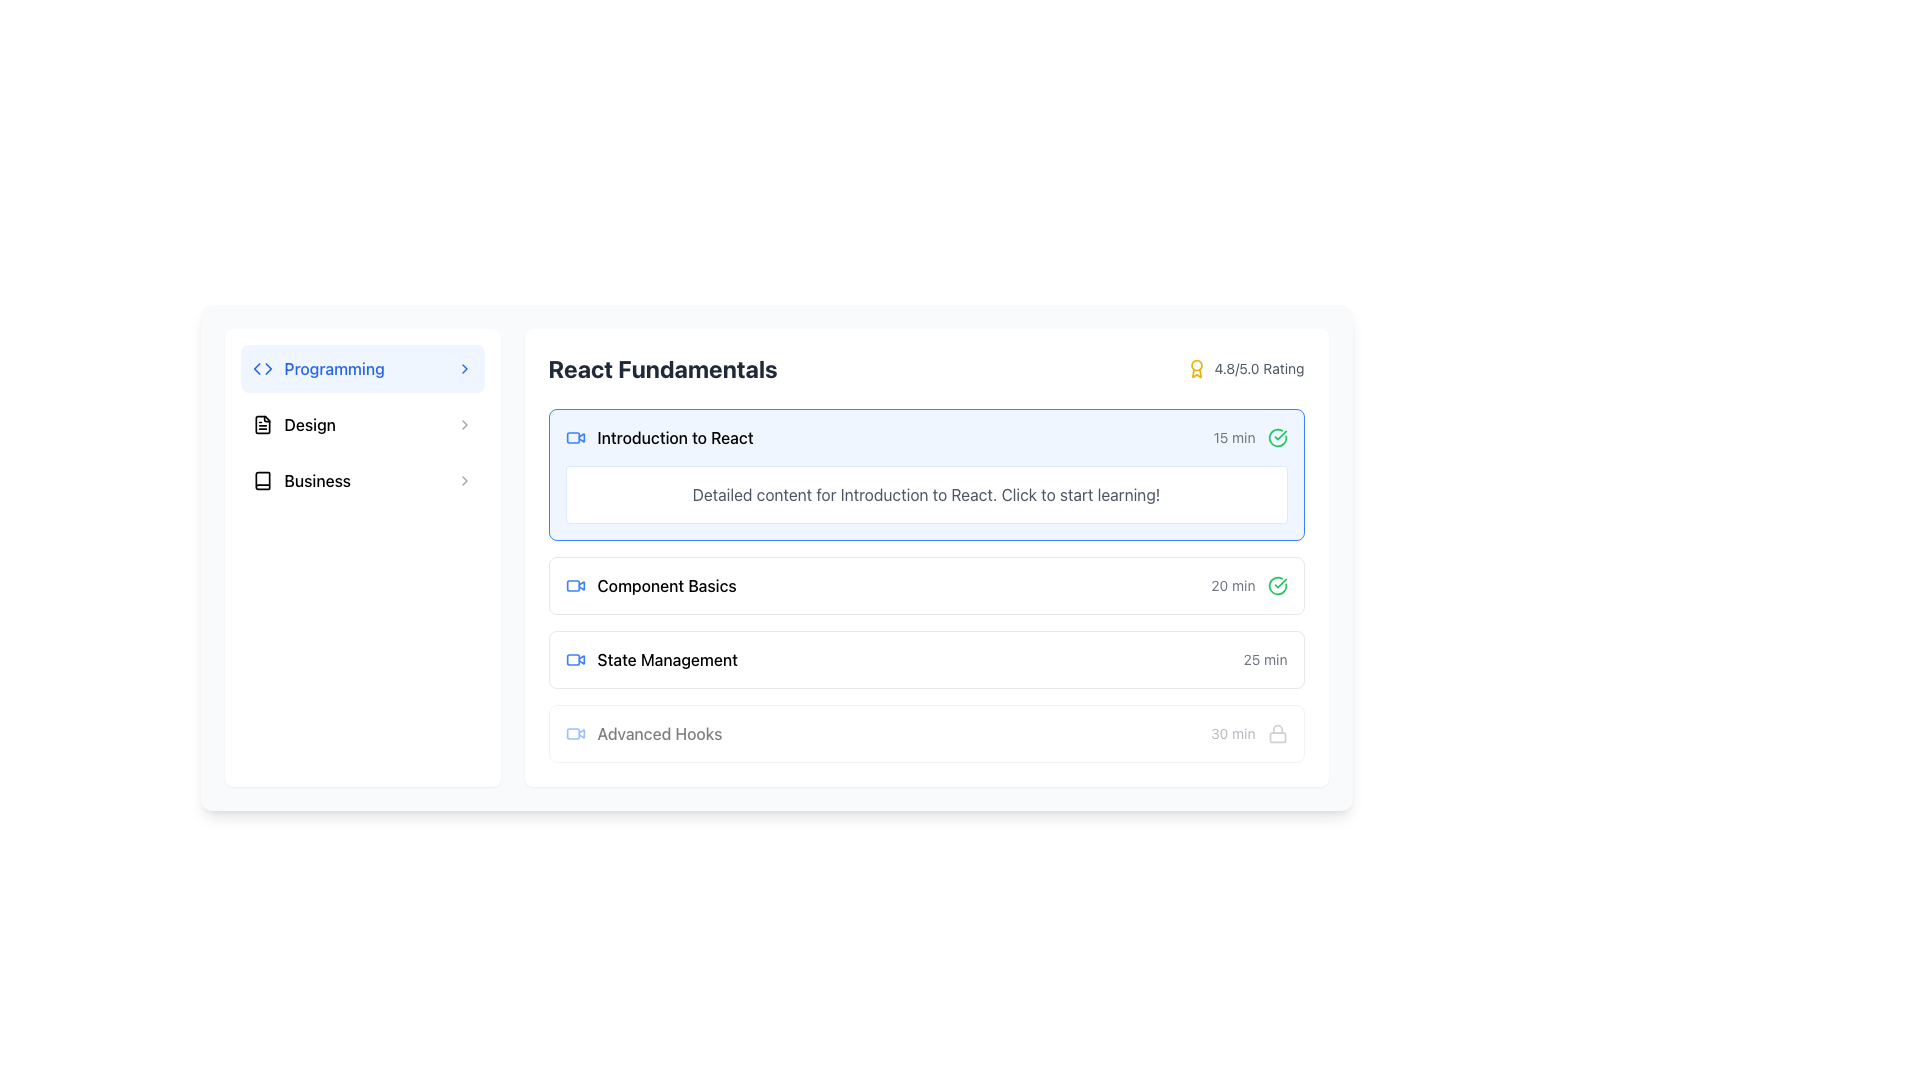 The image size is (1920, 1080). I want to click on the text label displaying '20 min' that is paired with a checkmark icon in a green circle, located under the 'React Fundamentals' section and to the right of the 'Component Basics' title, so click(1248, 585).